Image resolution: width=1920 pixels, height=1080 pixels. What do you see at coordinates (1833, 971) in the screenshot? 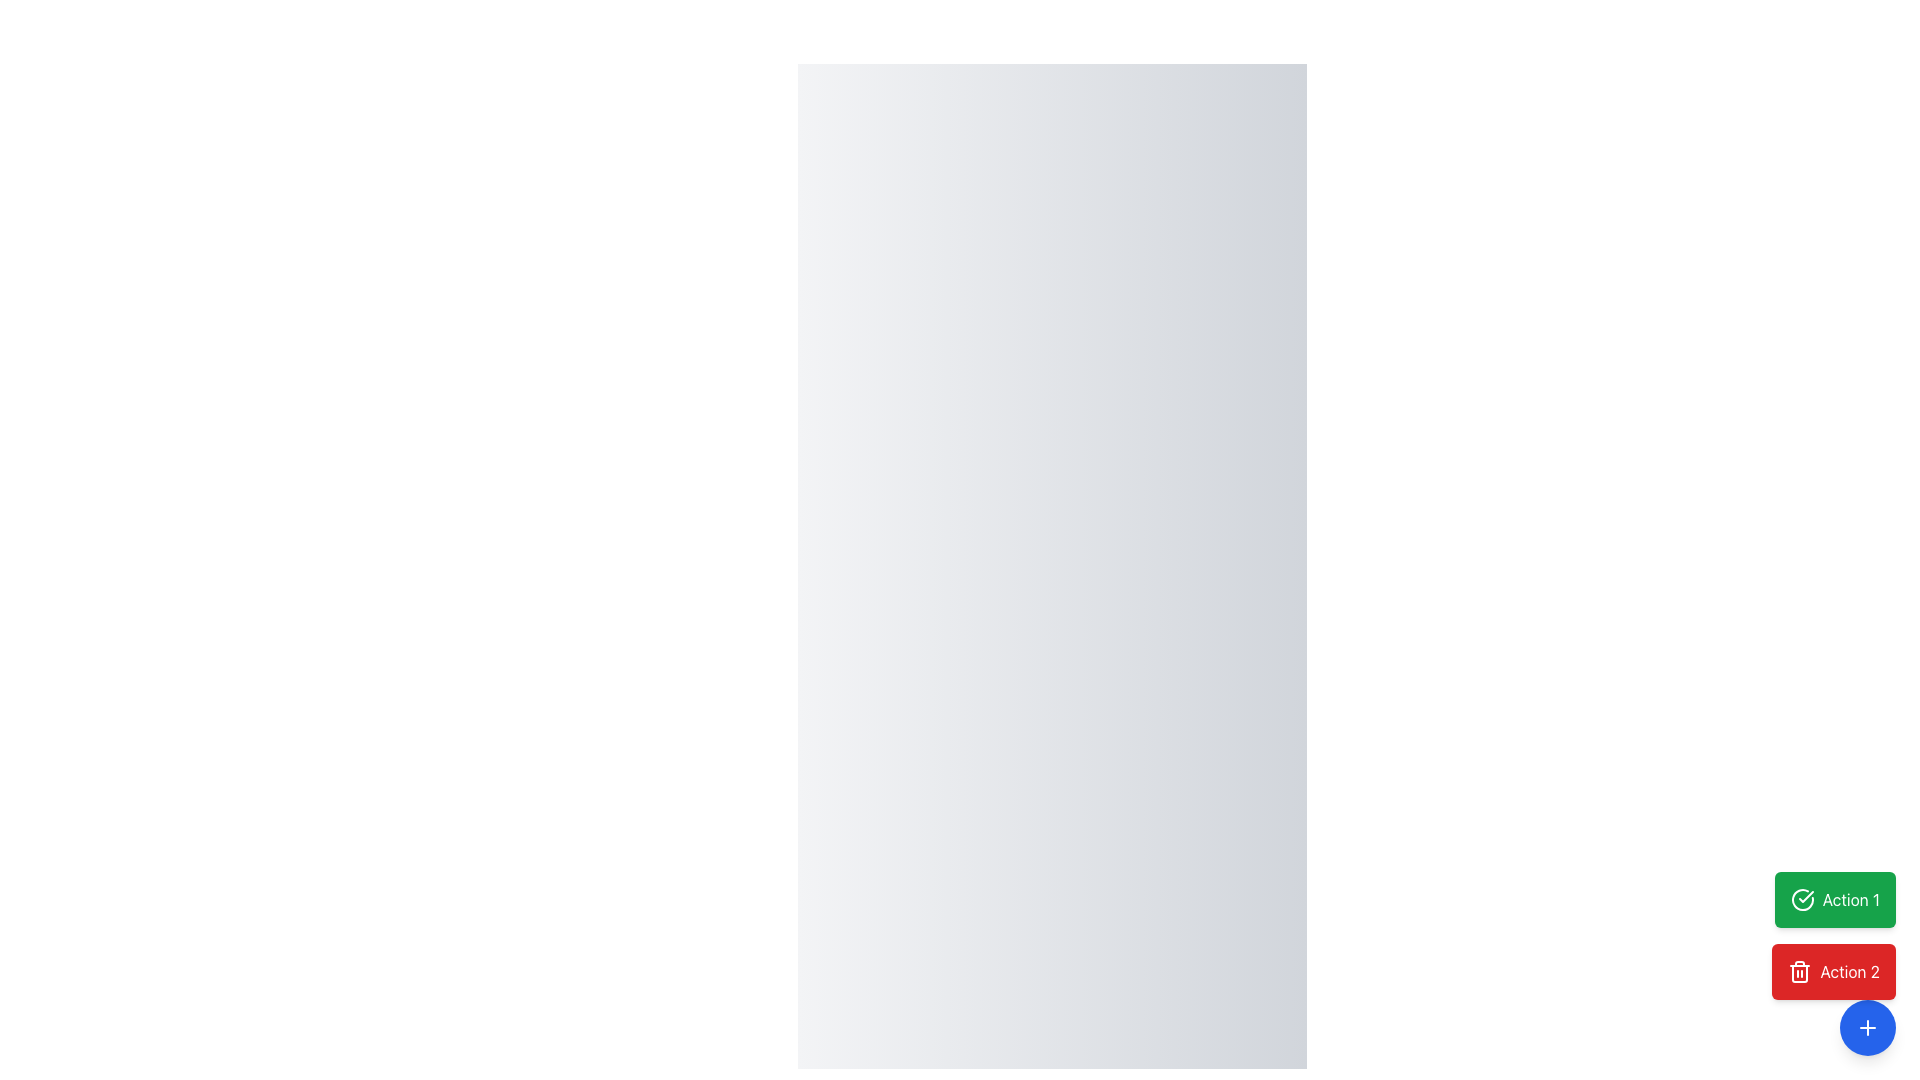
I see `the 'Action 2' button, which is the second button in a vertical stack, colored red with a trash icon, located near the bottom right corner of the interface` at bounding box center [1833, 971].